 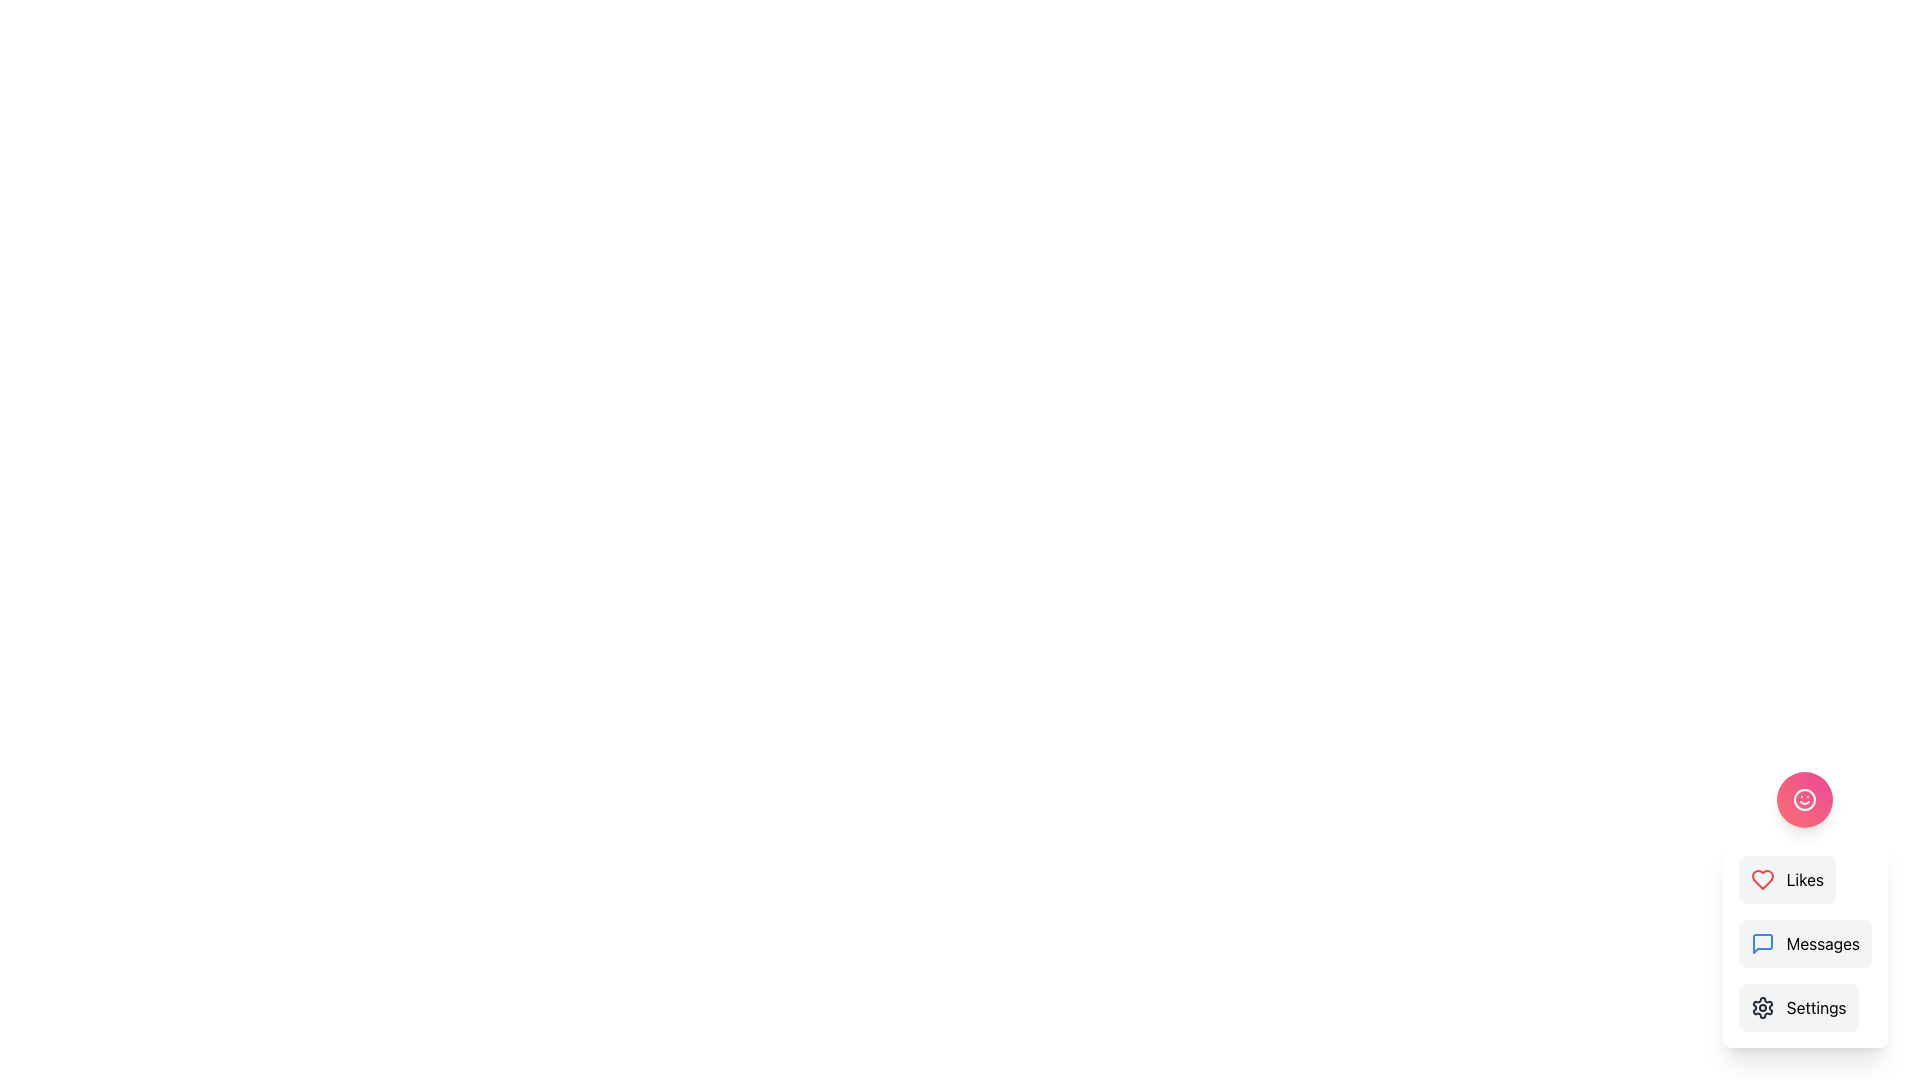 I want to click on the 'Settings' button with a gear icon, so click(x=1798, y=1007).